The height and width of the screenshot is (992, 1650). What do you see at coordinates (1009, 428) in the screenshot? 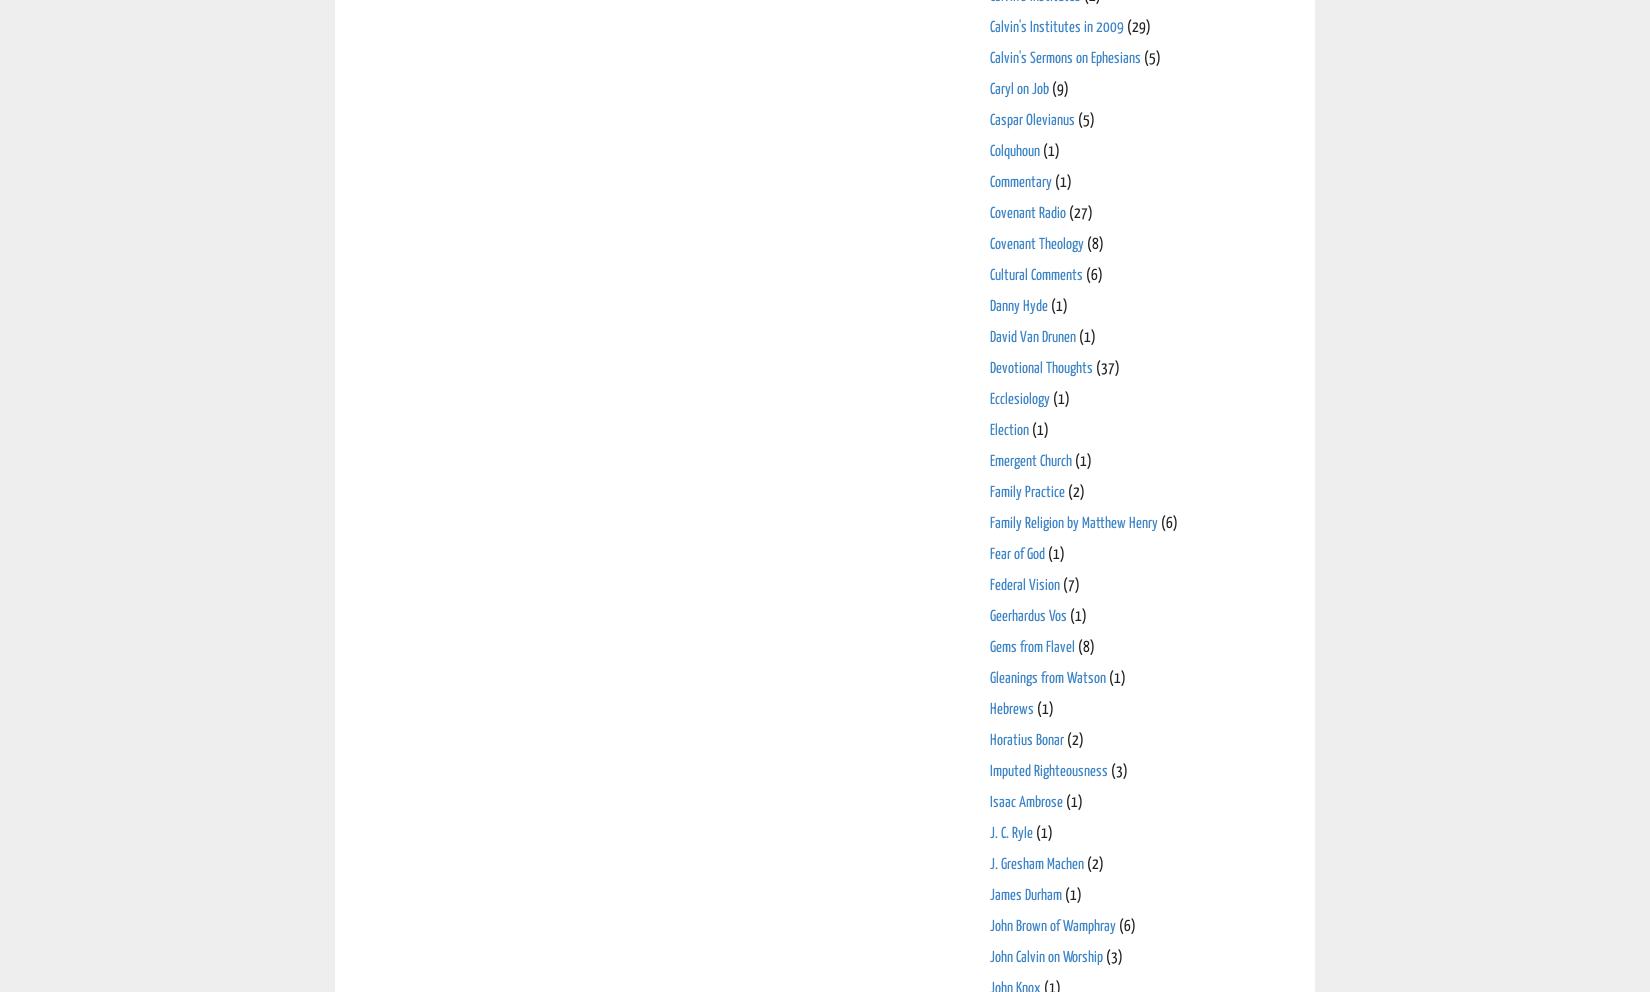
I see `'Election'` at bounding box center [1009, 428].